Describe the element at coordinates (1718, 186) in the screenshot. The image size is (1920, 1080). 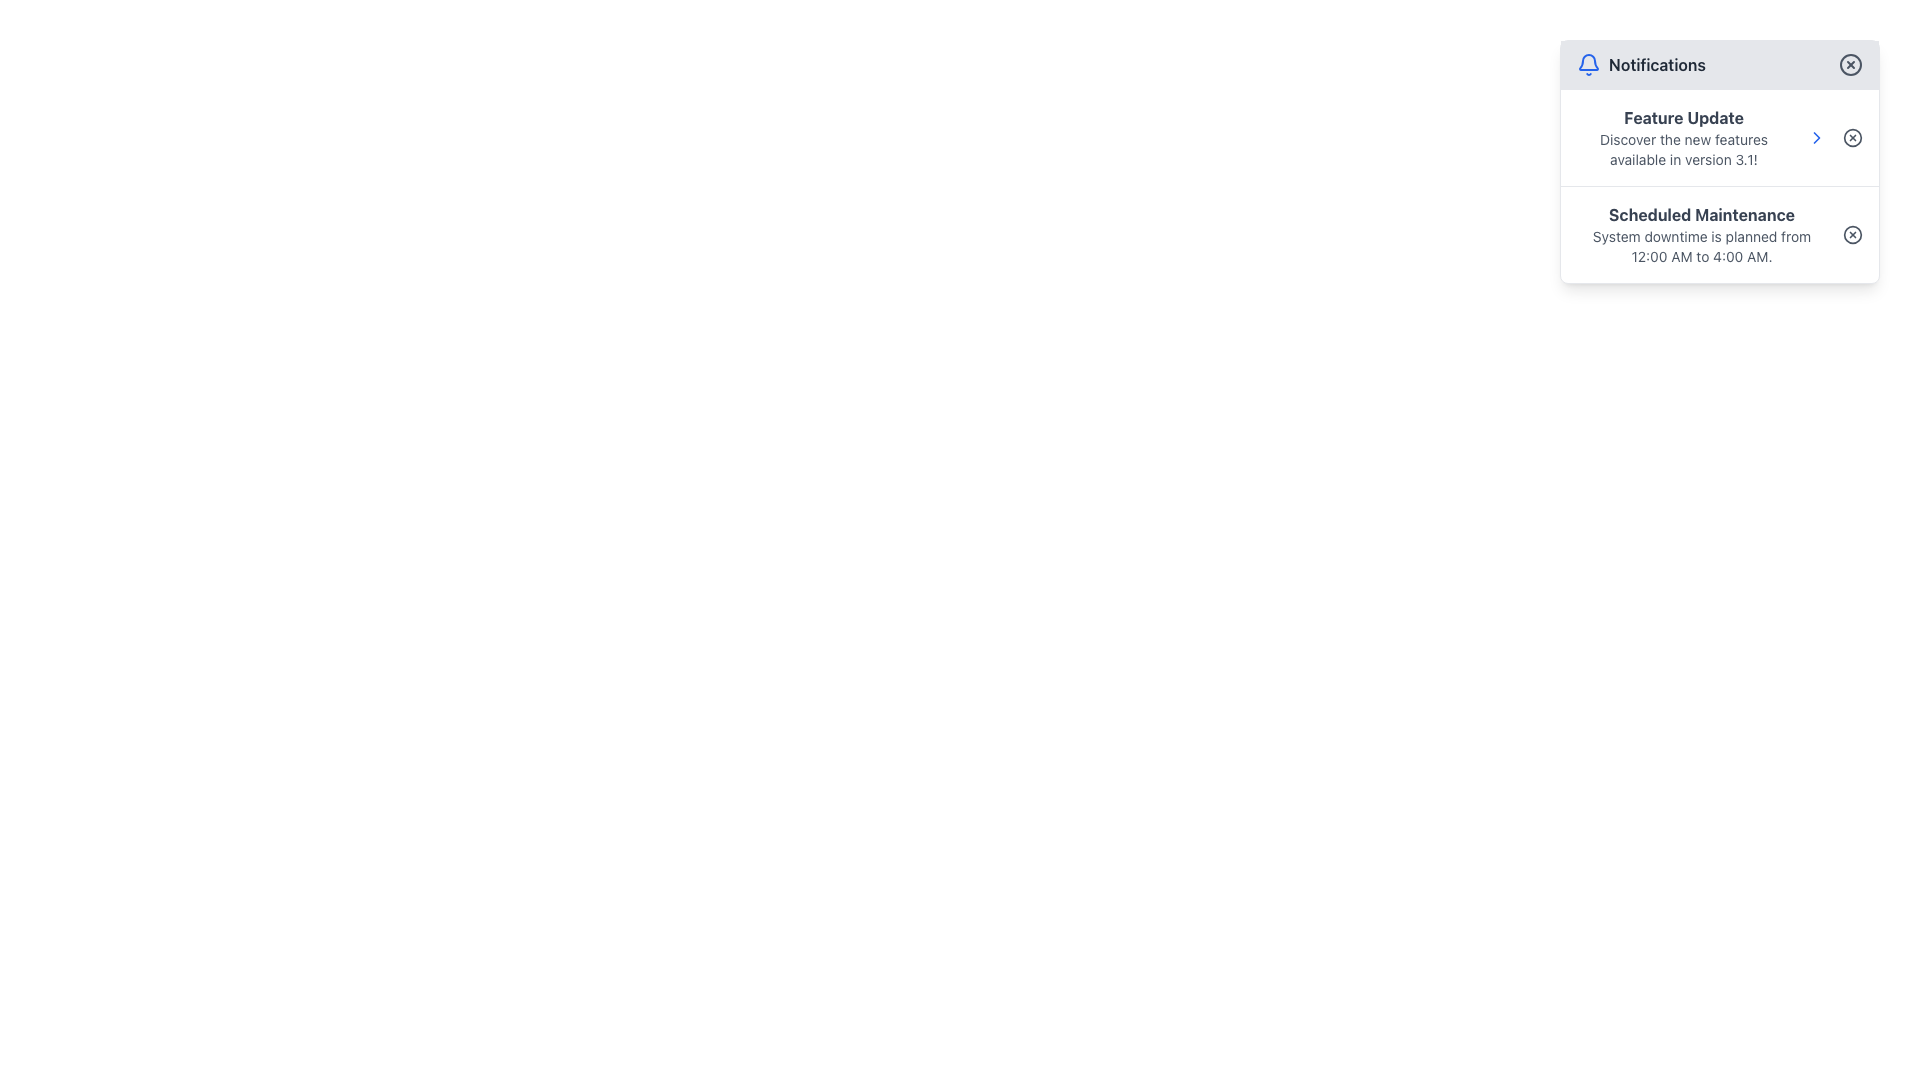
I see `the interactive icons within the notification summary panel located at the top-right of the interface, which includes sections for 'Feature Update' and 'Scheduled Maintenance'` at that location.